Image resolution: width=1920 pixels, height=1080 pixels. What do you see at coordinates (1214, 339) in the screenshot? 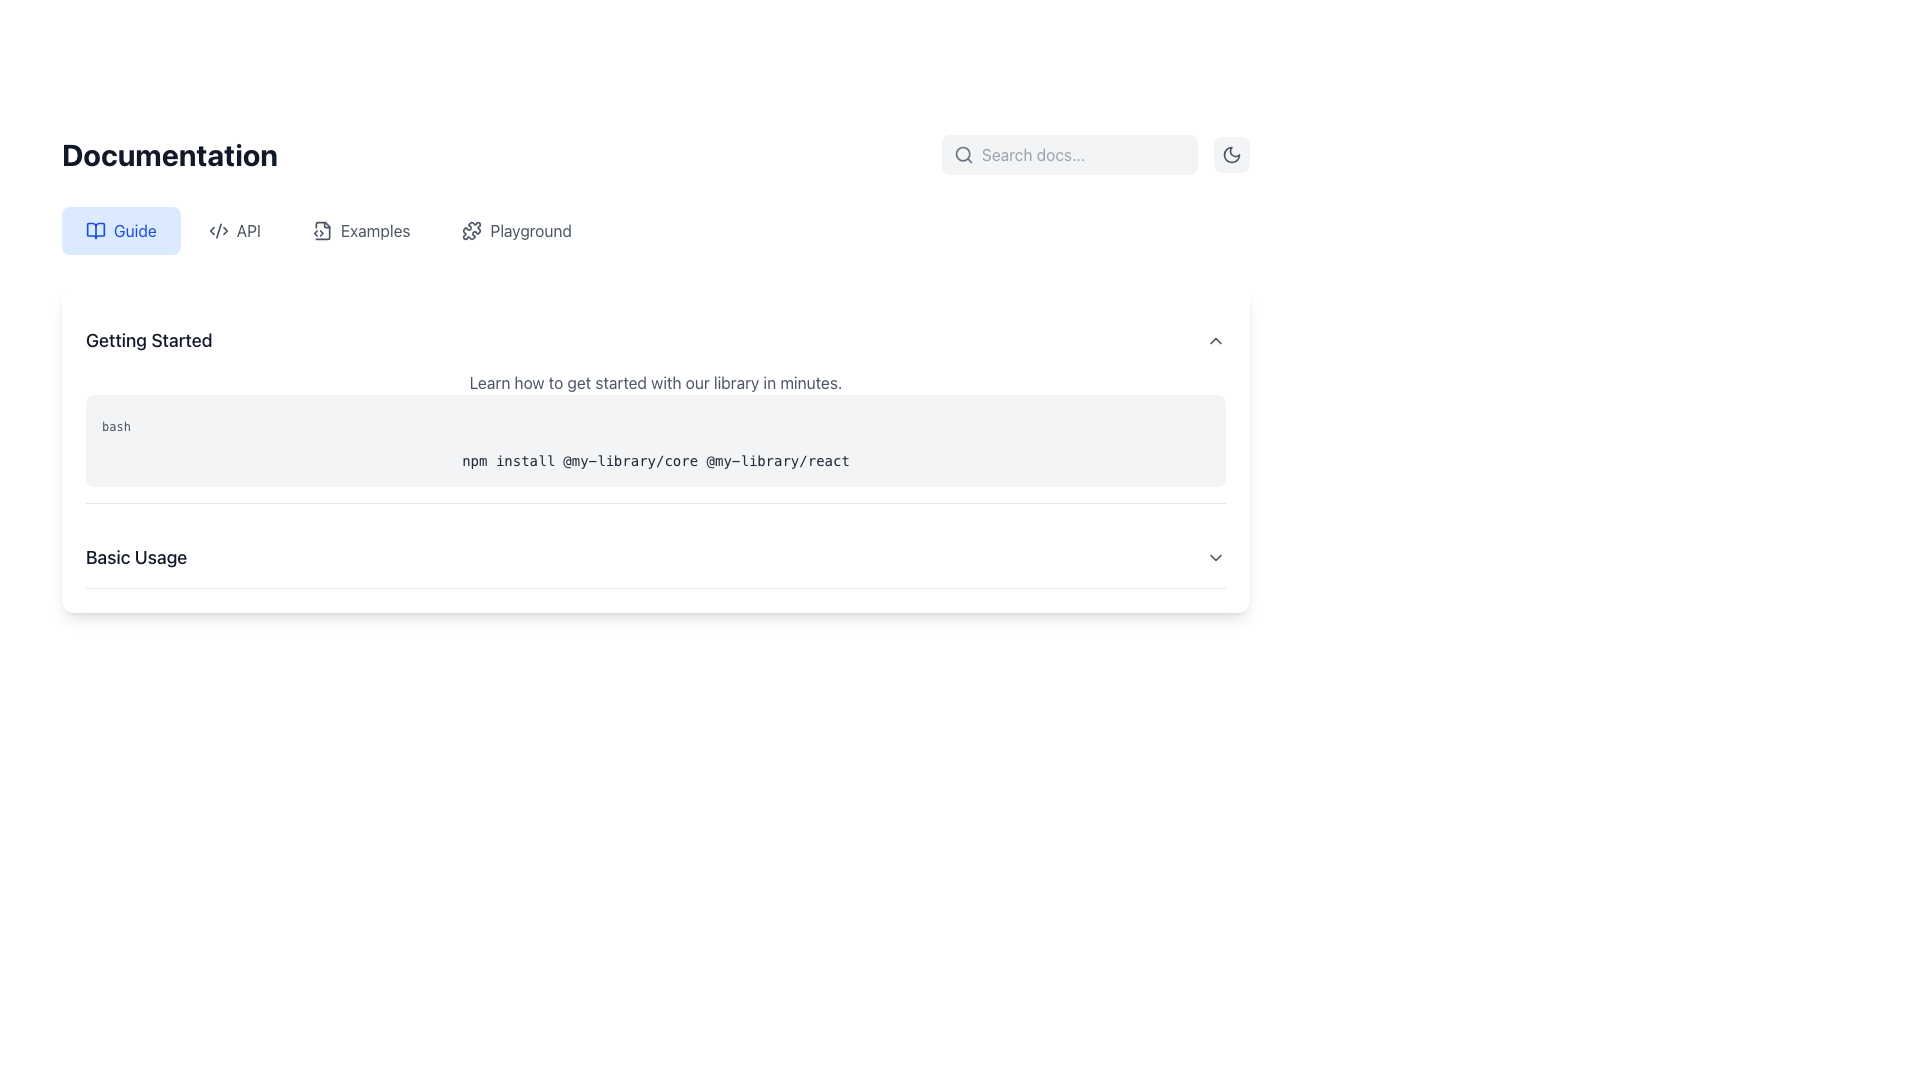
I see `the downward-facing chevron icon, which is styled with a thin gray outline and is located to the right of the 'Getting Started' text` at bounding box center [1214, 339].